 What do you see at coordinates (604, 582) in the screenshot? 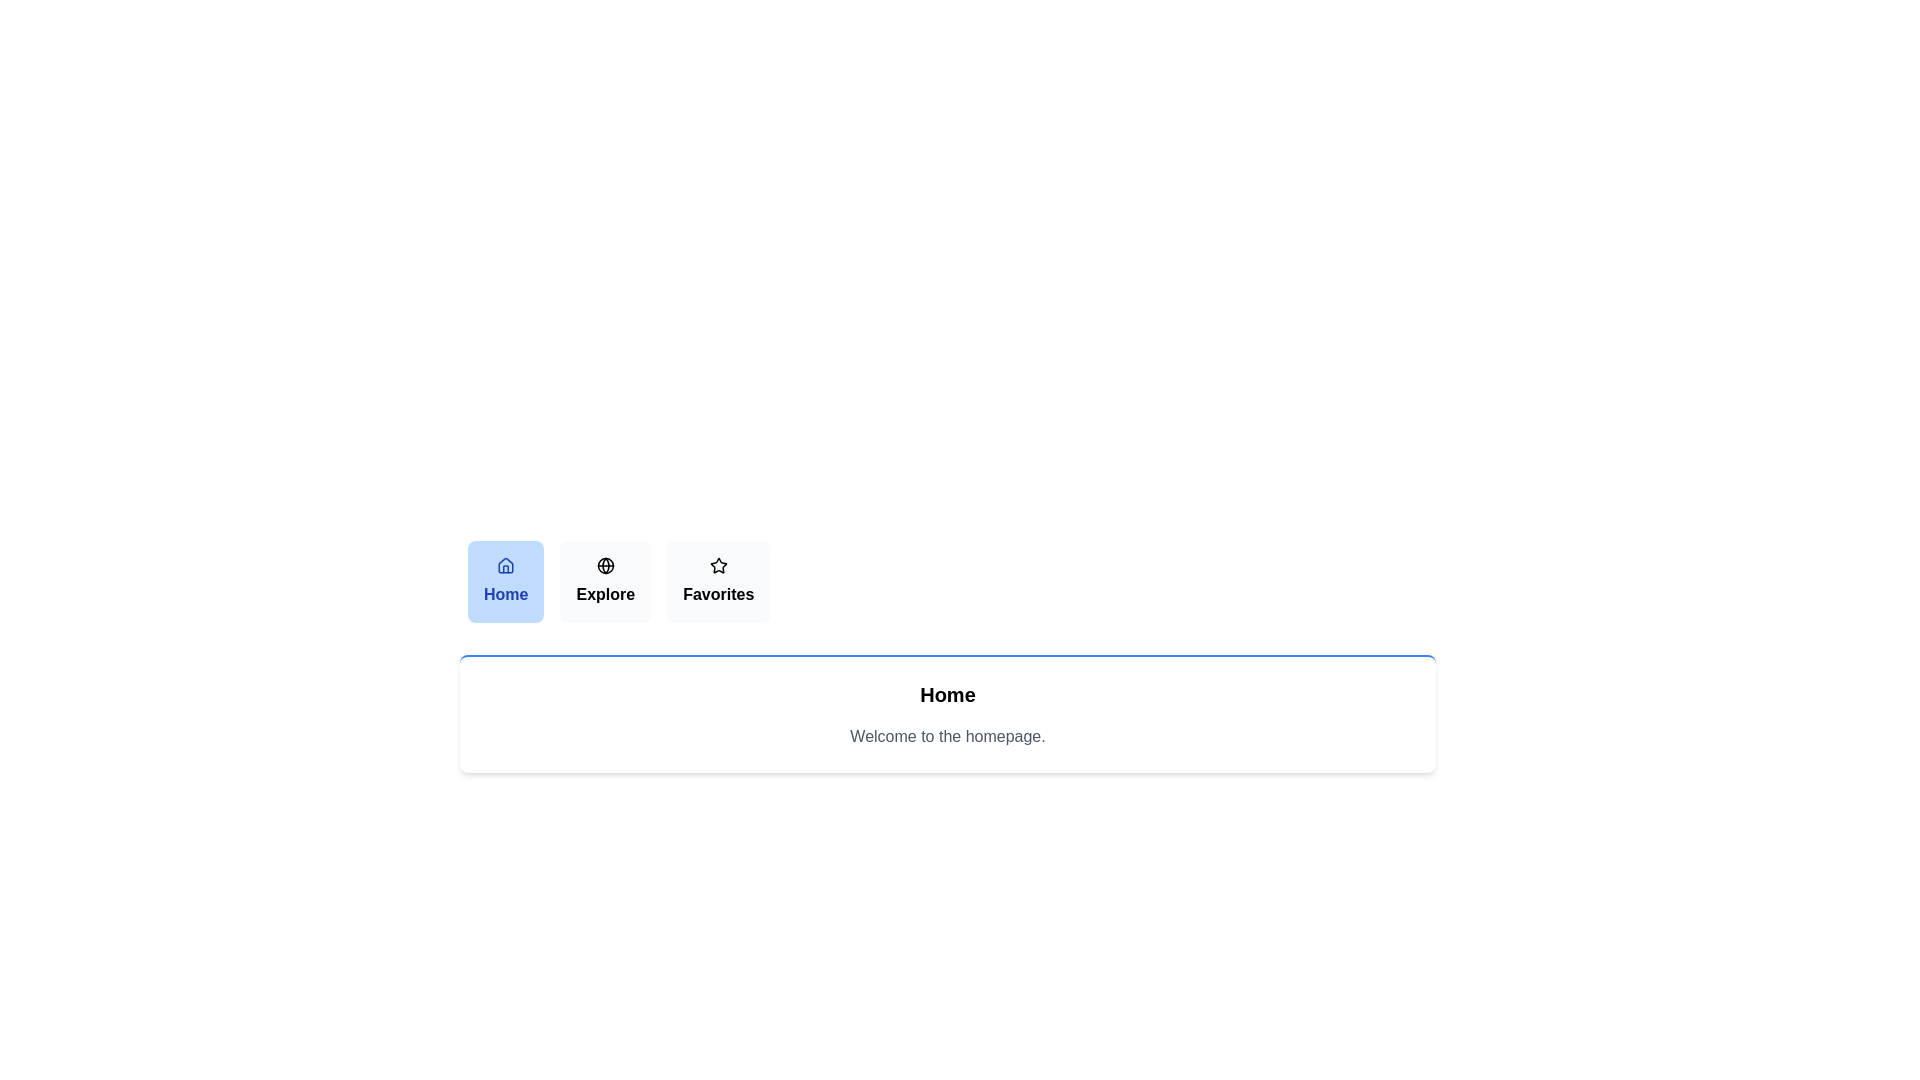
I see `the tab labeled Explore to observe its visual feedback` at bounding box center [604, 582].